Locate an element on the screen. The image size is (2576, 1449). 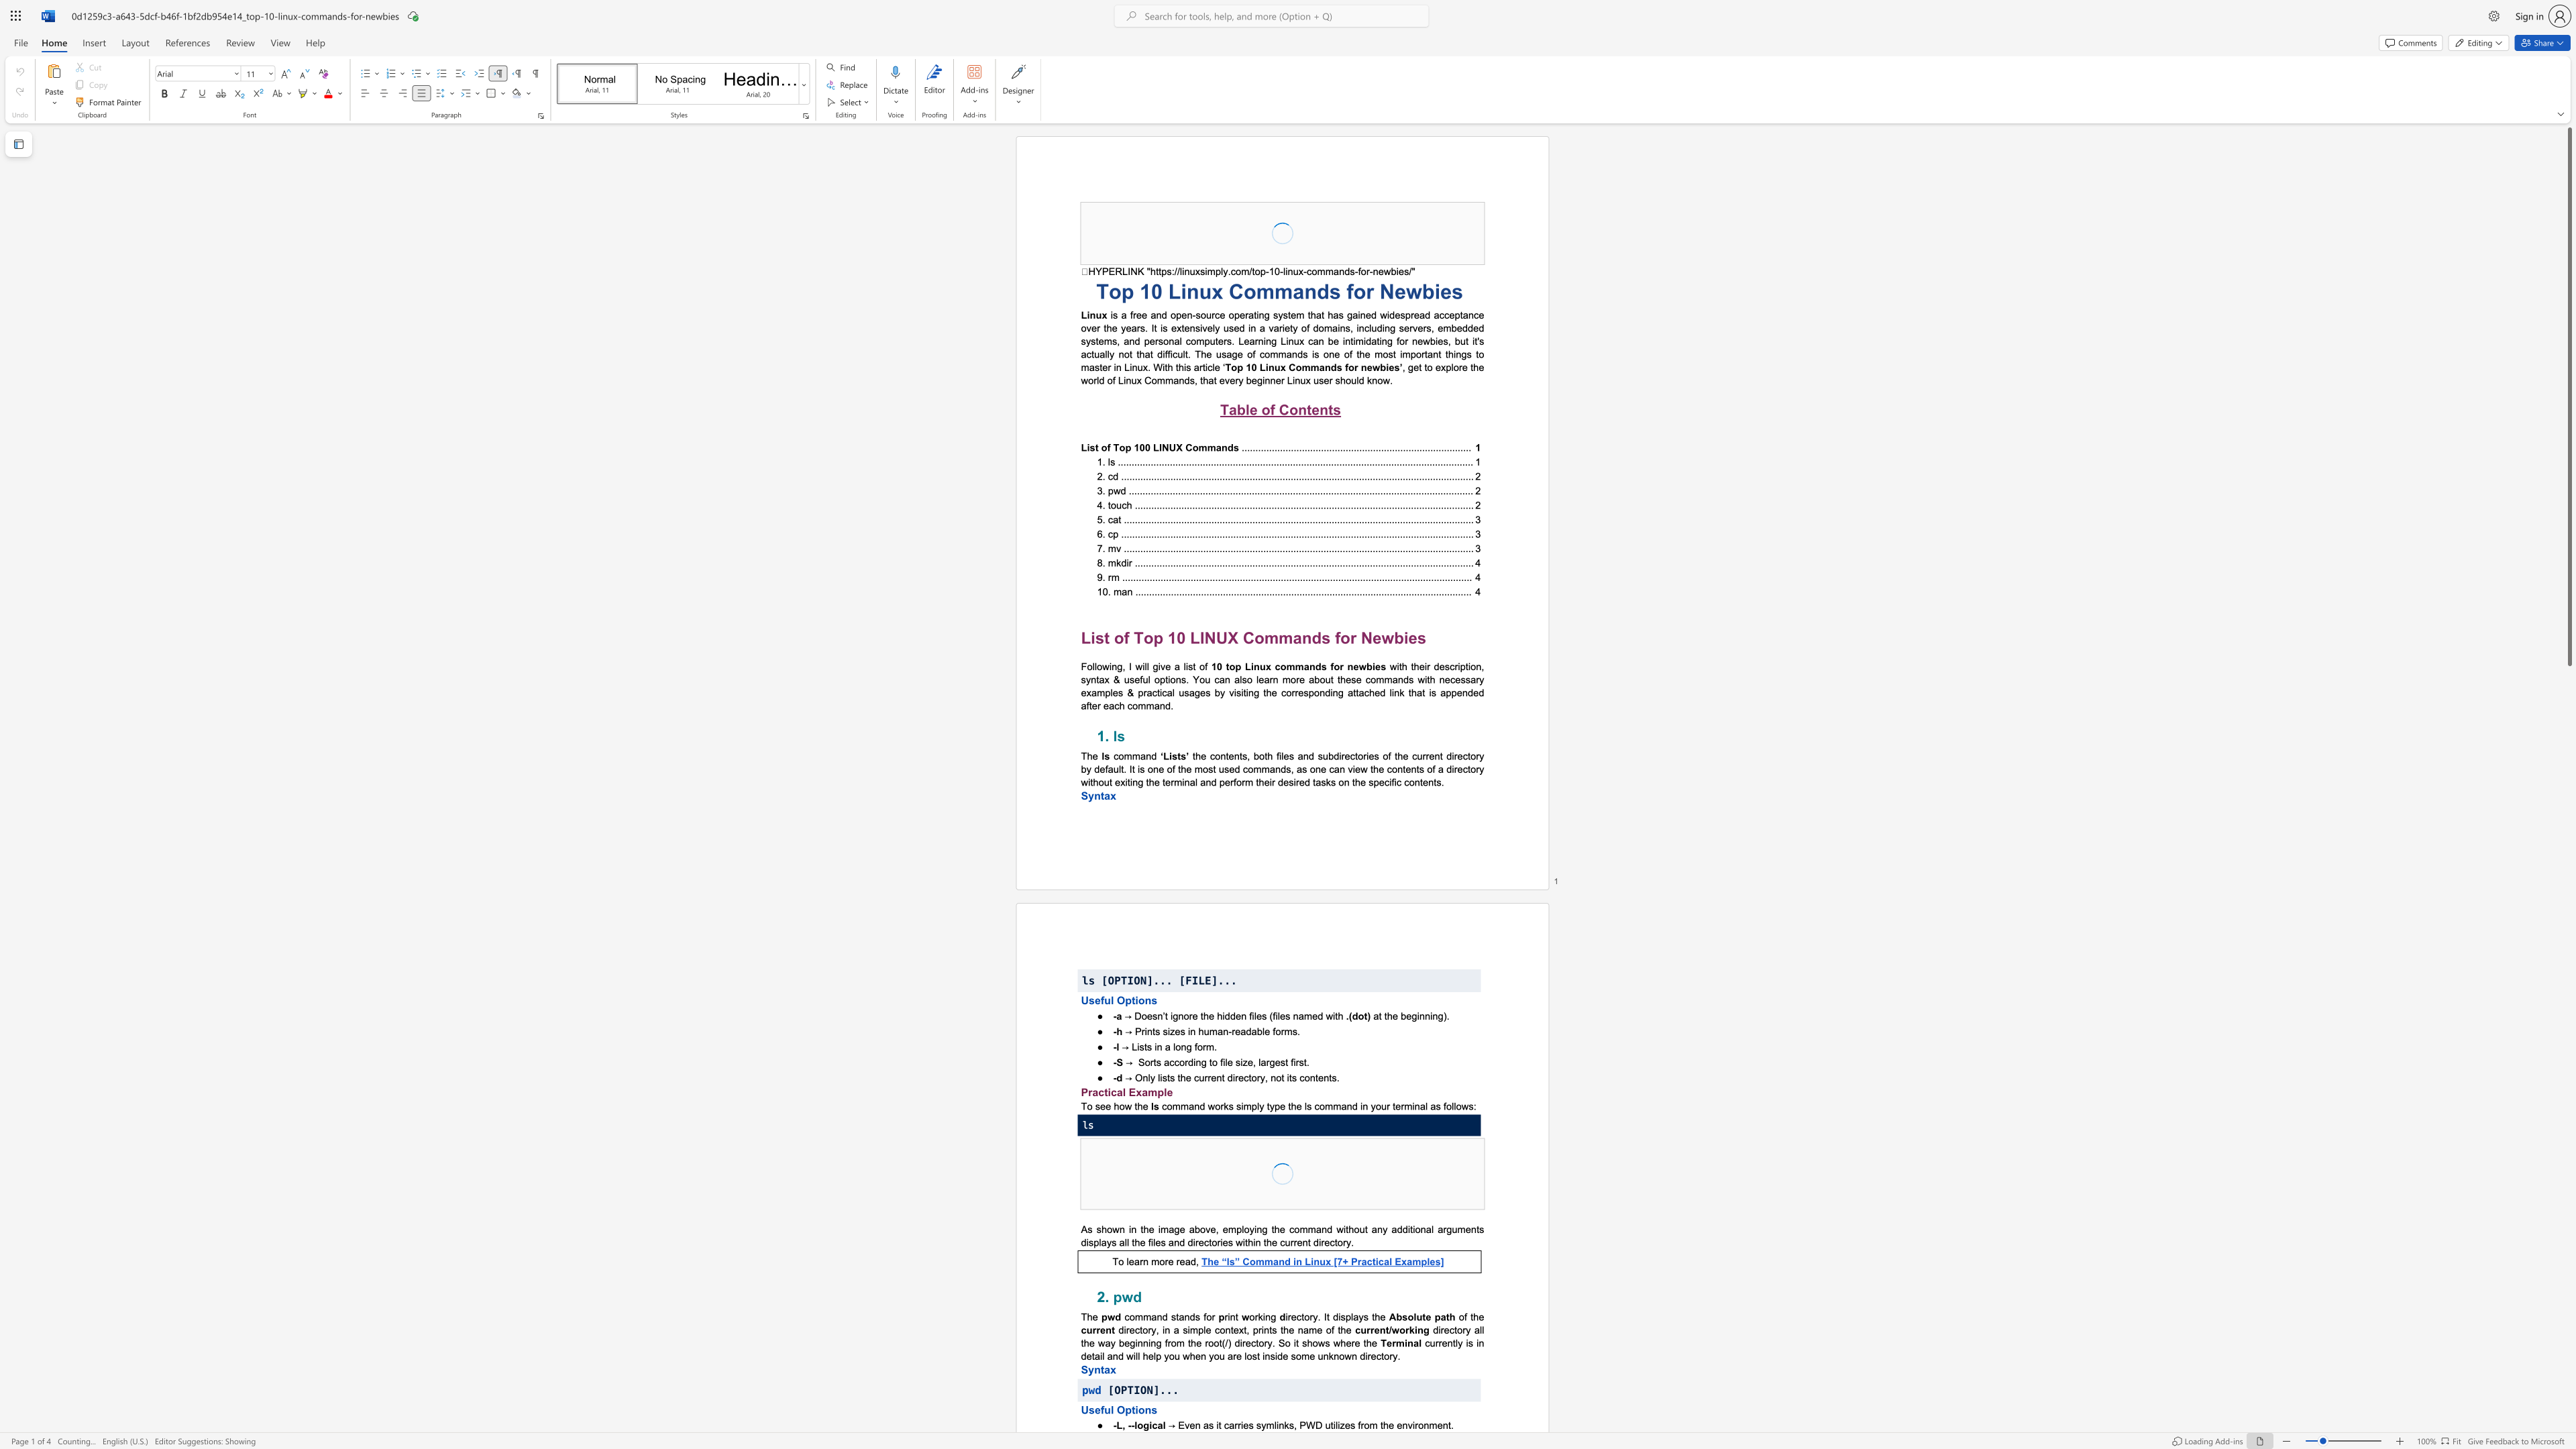
the scrollbar on the right side to scroll the page down is located at coordinates (2568, 1273).